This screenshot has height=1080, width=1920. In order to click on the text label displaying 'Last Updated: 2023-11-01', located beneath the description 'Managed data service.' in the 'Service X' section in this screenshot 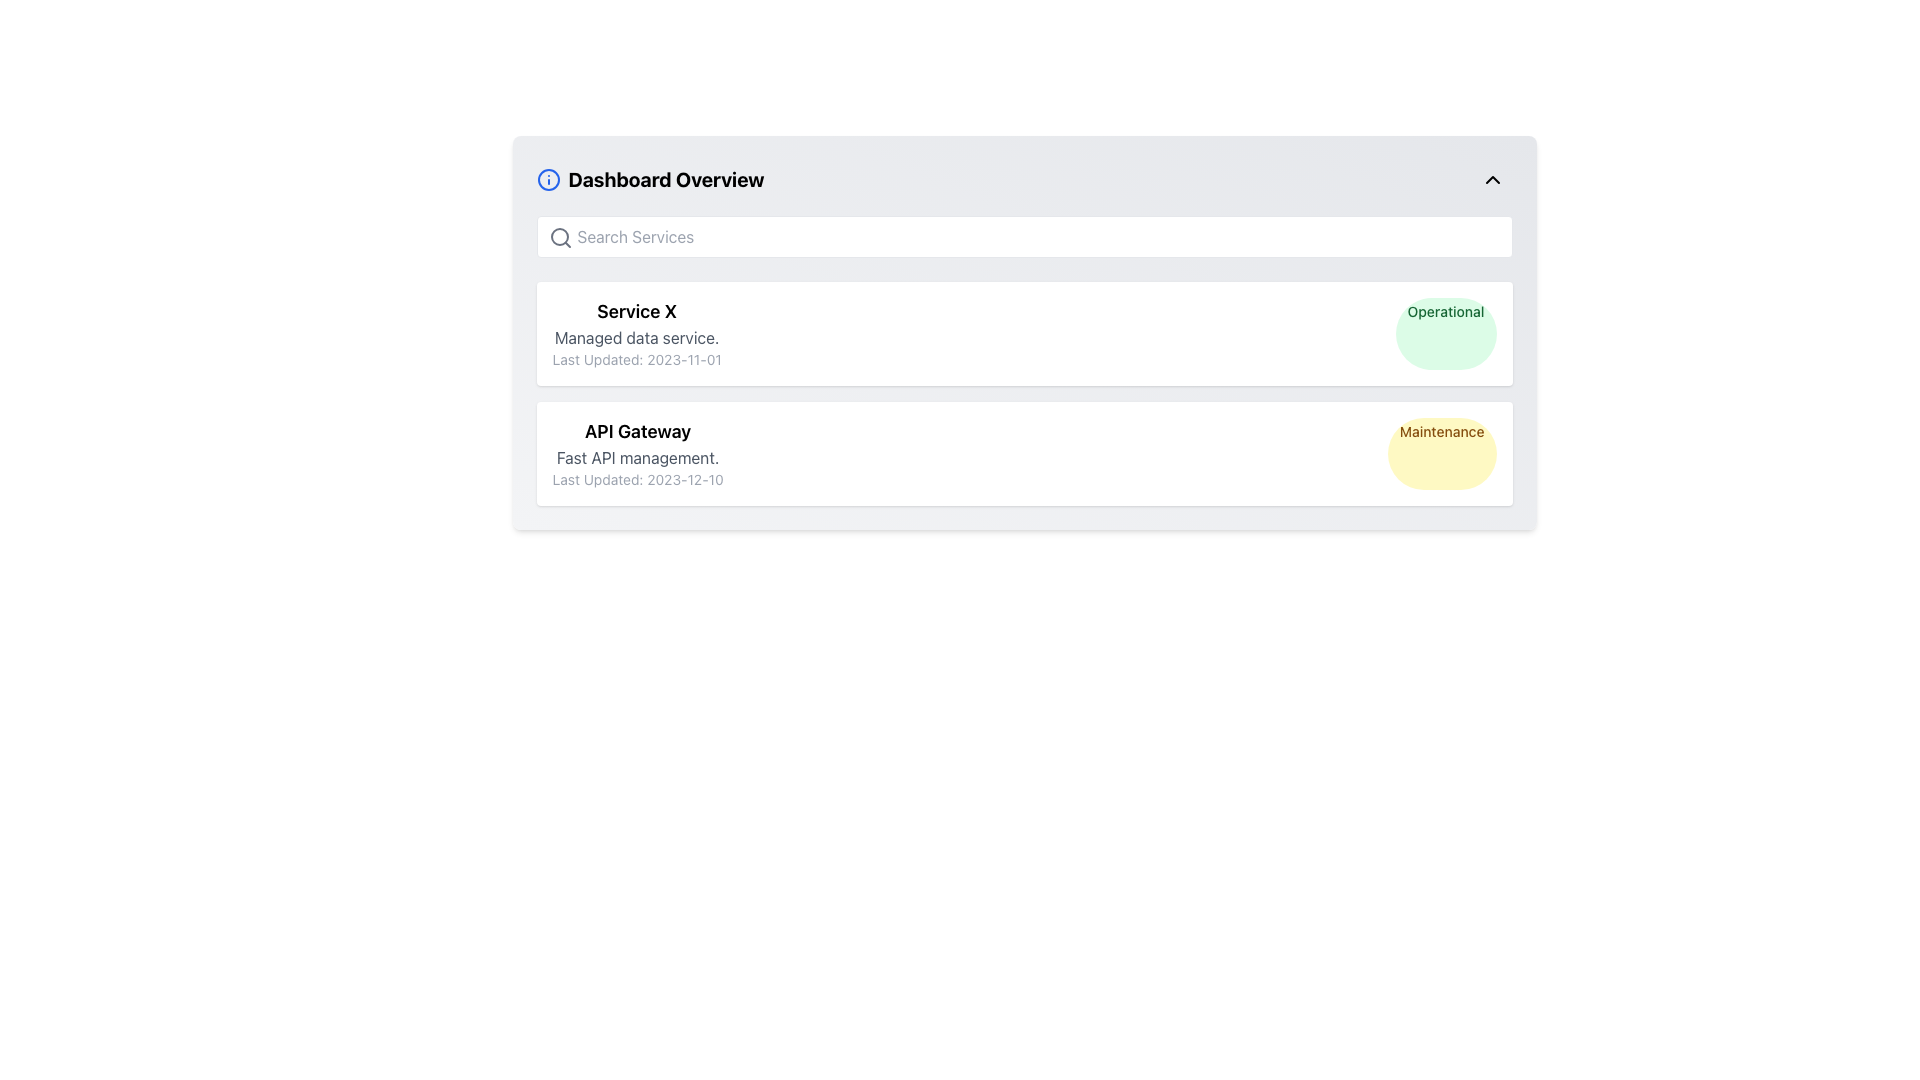, I will do `click(636, 358)`.